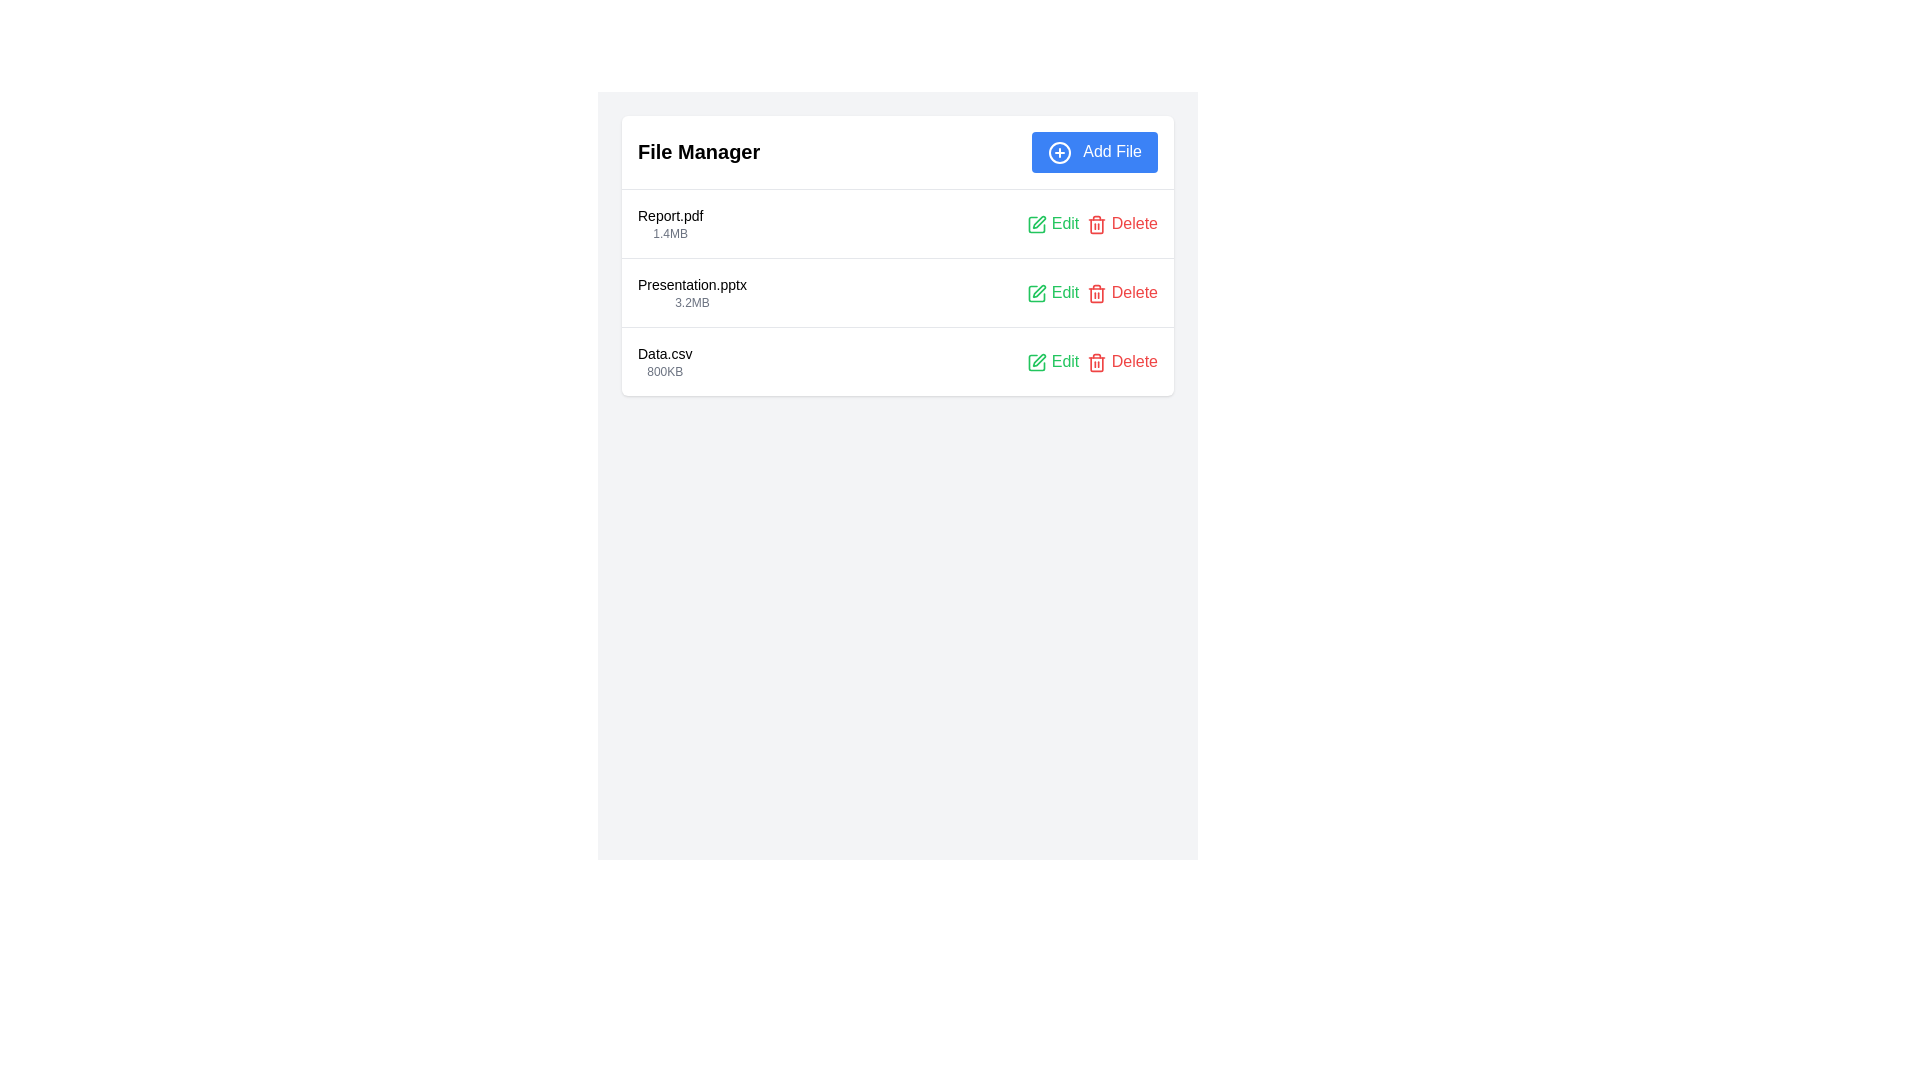 Image resolution: width=1920 pixels, height=1080 pixels. Describe the element at coordinates (896, 292) in the screenshot. I see `the file entry 'Presentation.pptx' in the file manager` at that location.